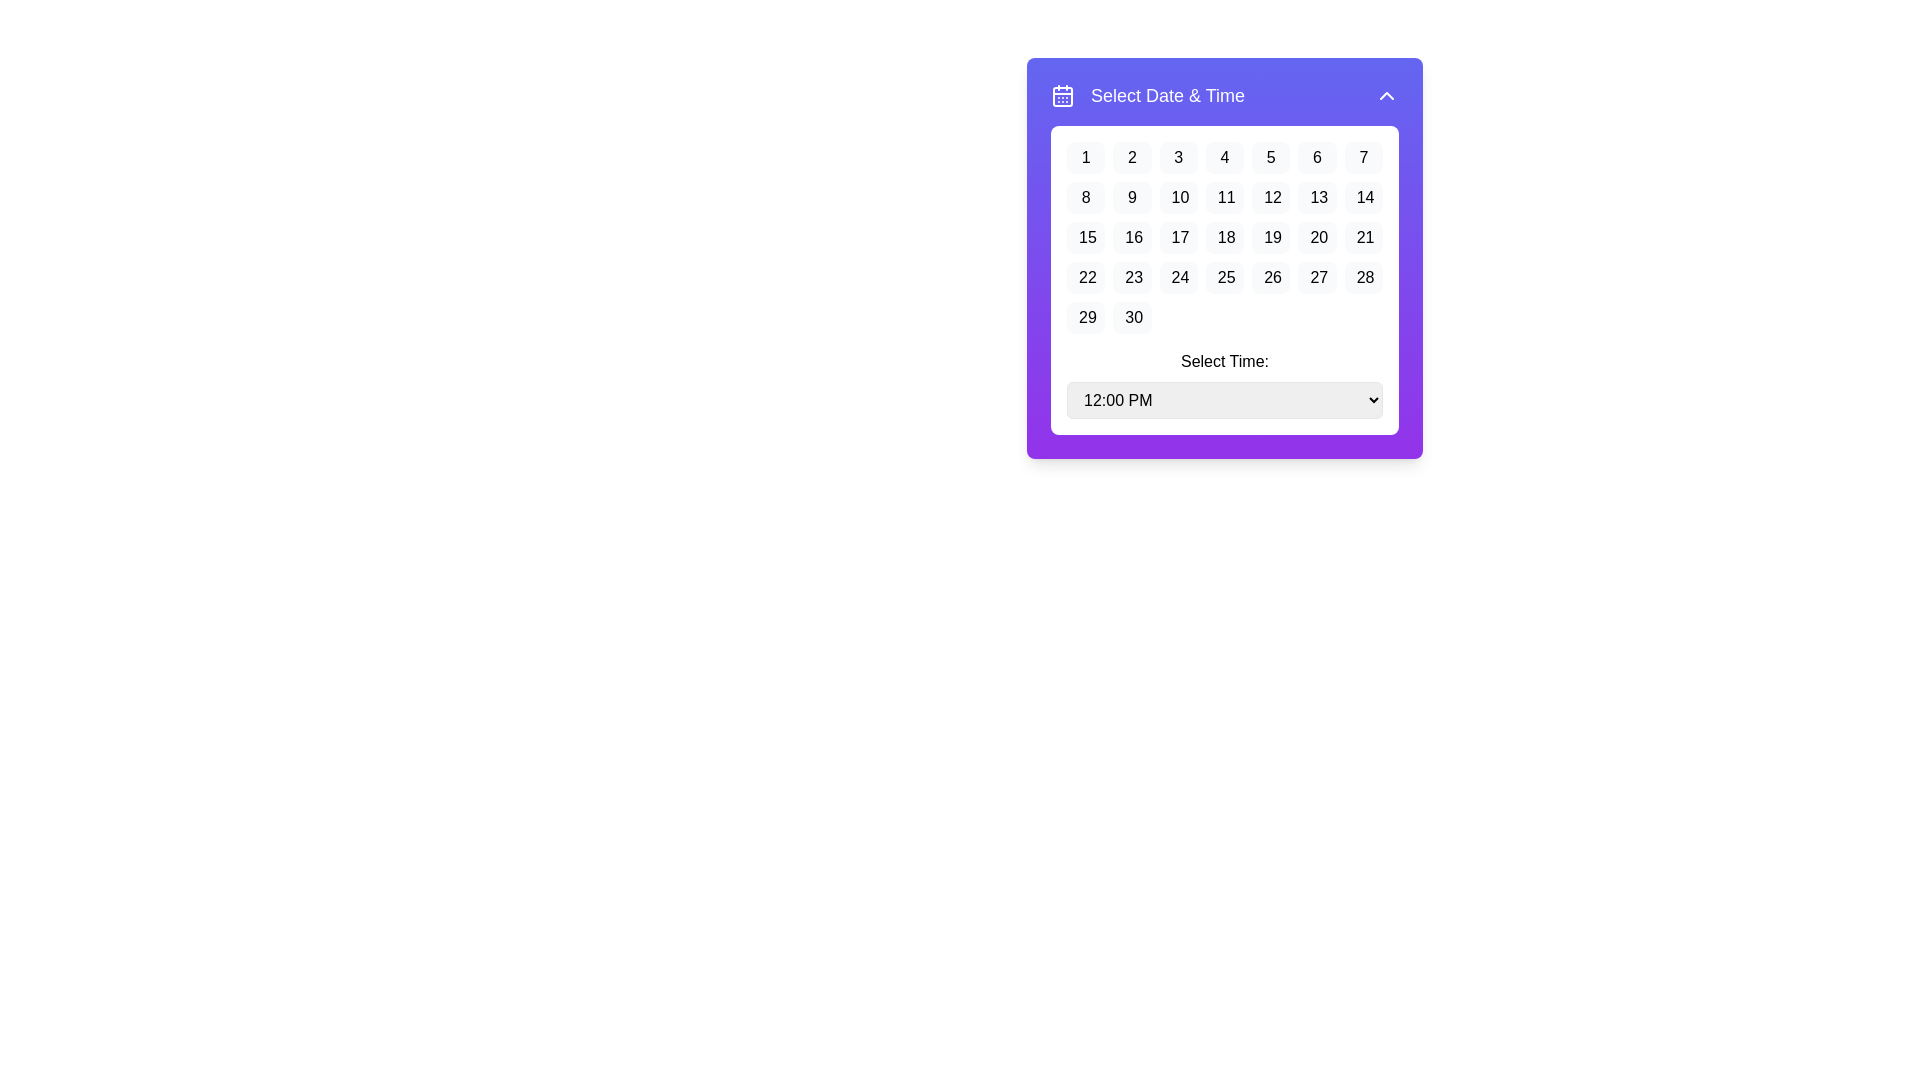 Image resolution: width=1920 pixels, height=1080 pixels. What do you see at coordinates (1085, 277) in the screenshot?
I see `the selectable date button located in the first column of the fourth row in the calendar interface` at bounding box center [1085, 277].